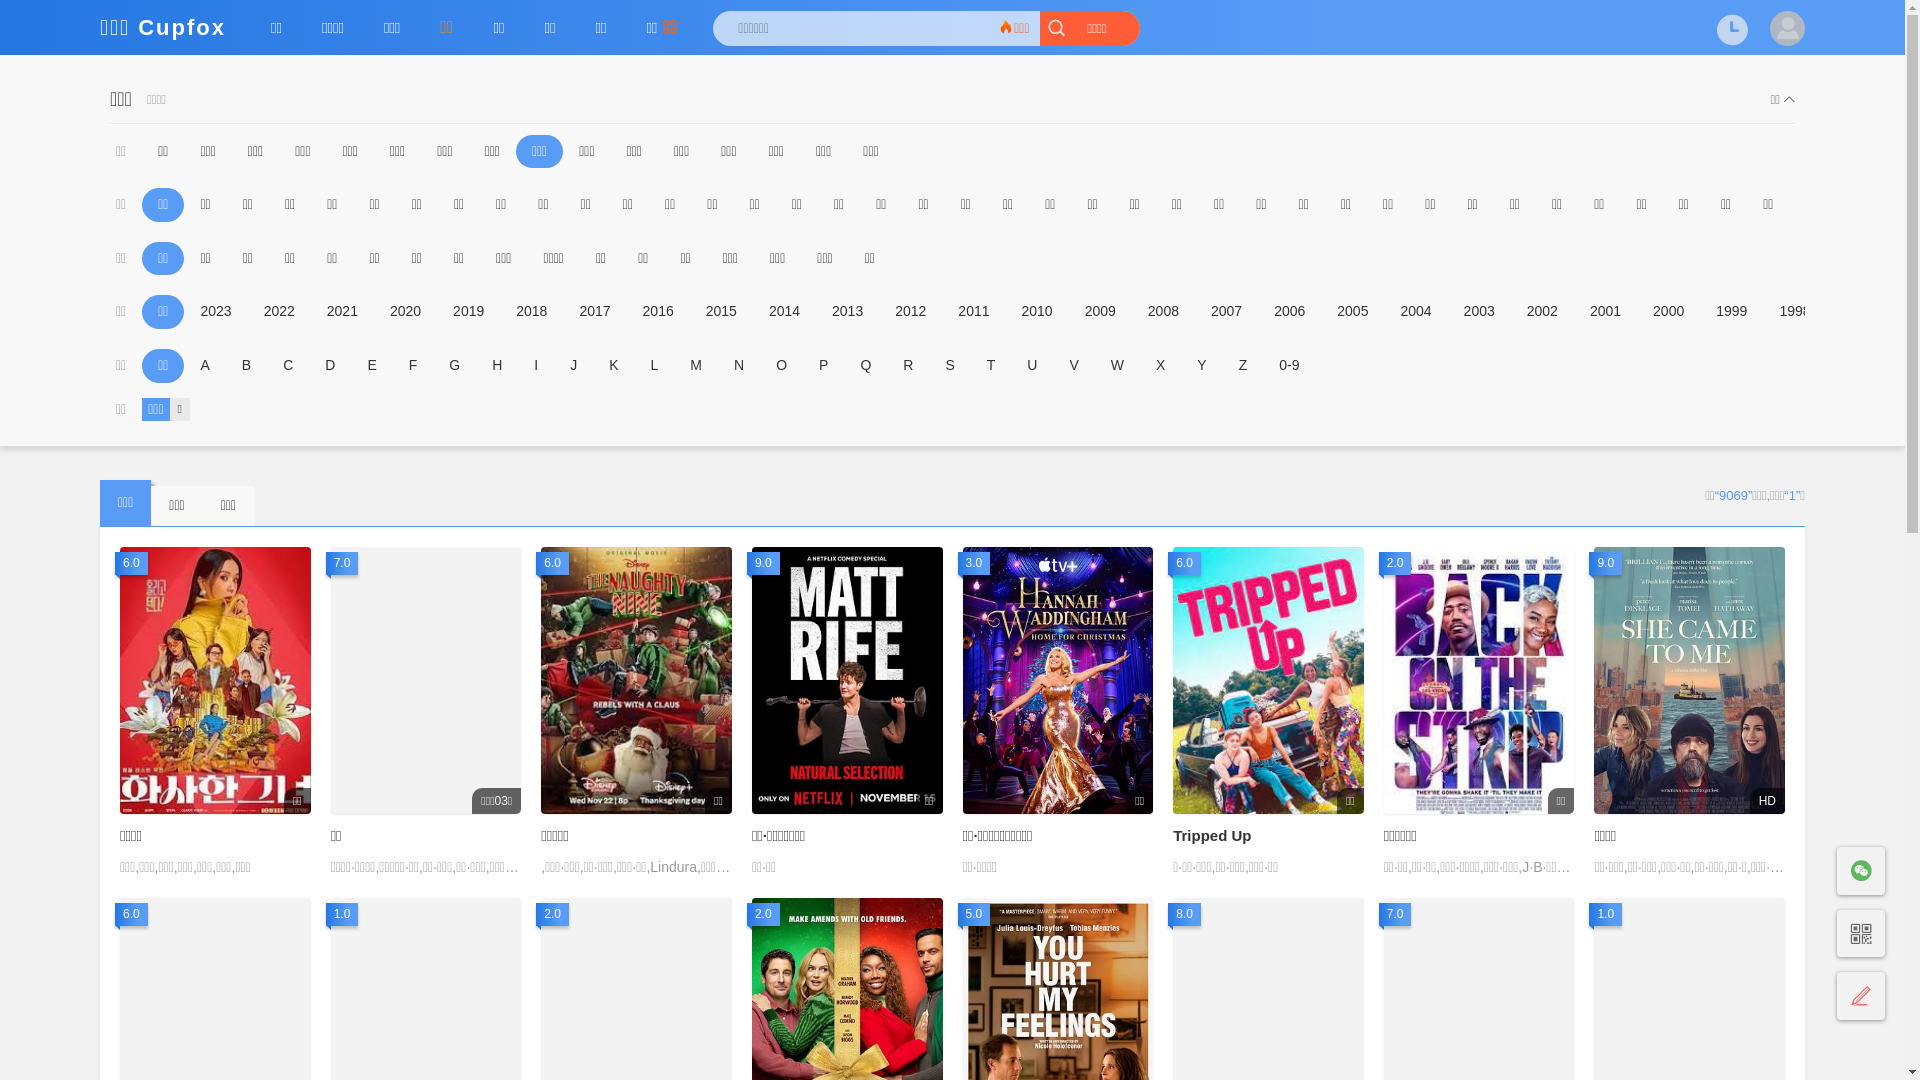 This screenshot has height=1080, width=1920. Describe the element at coordinates (1541, 312) in the screenshot. I see `'2002'` at that location.